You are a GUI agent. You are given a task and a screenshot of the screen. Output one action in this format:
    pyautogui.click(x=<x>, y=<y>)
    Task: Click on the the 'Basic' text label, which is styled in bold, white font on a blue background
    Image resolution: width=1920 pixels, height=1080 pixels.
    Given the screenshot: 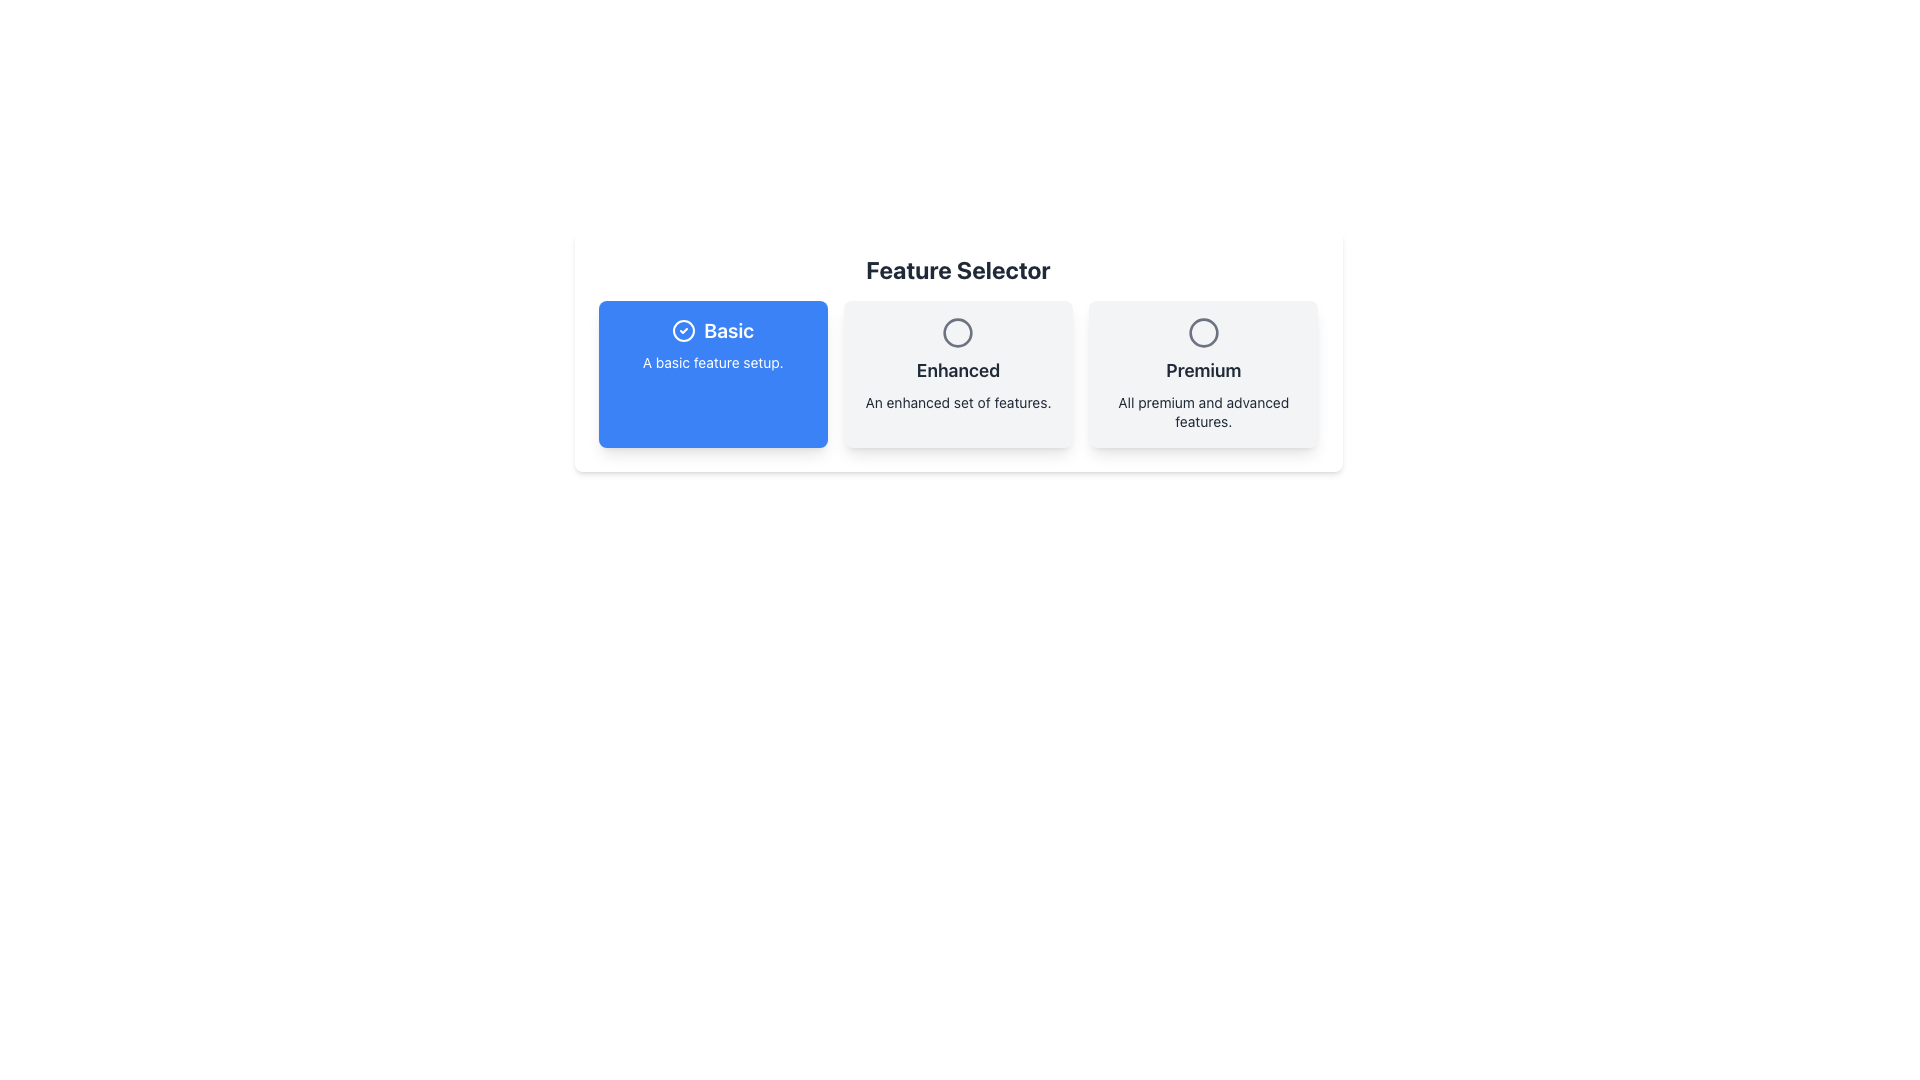 What is the action you would take?
    pyautogui.click(x=713, y=330)
    